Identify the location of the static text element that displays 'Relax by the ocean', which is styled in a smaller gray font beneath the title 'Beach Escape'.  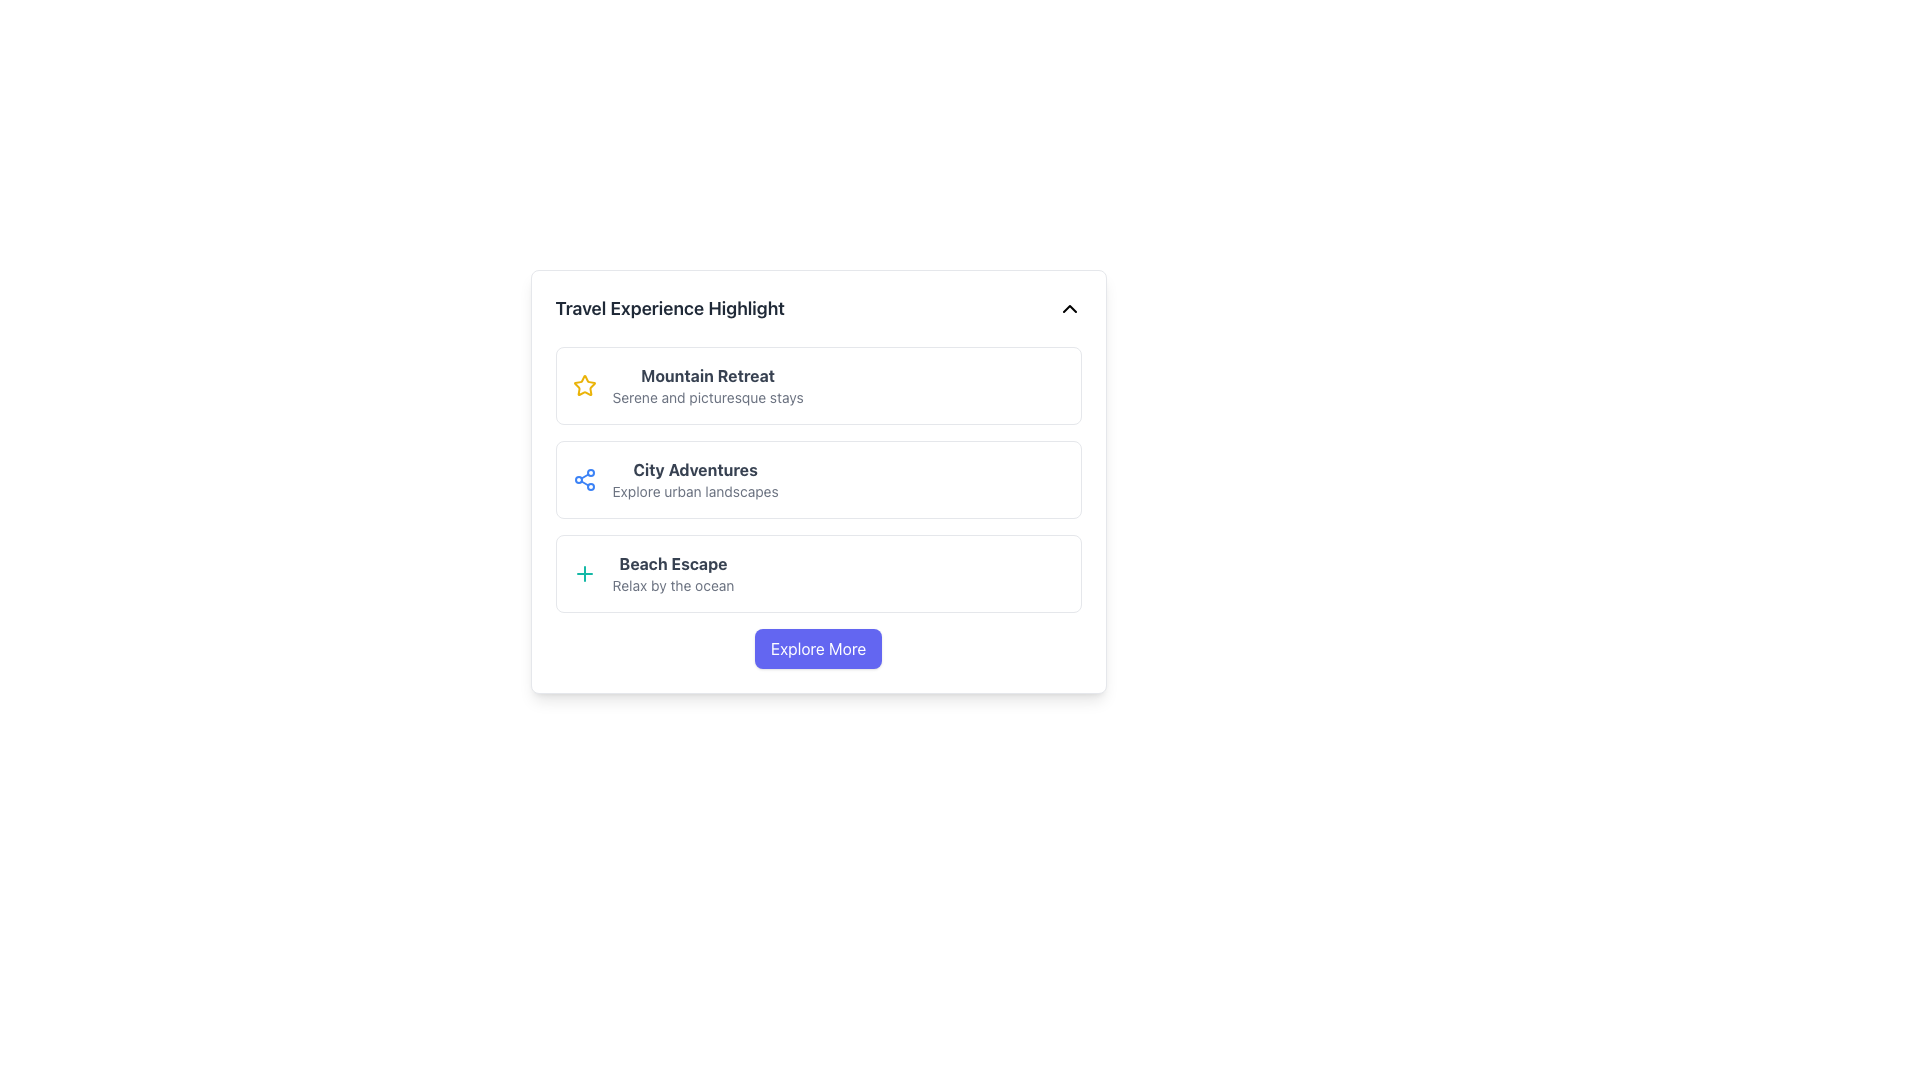
(673, 585).